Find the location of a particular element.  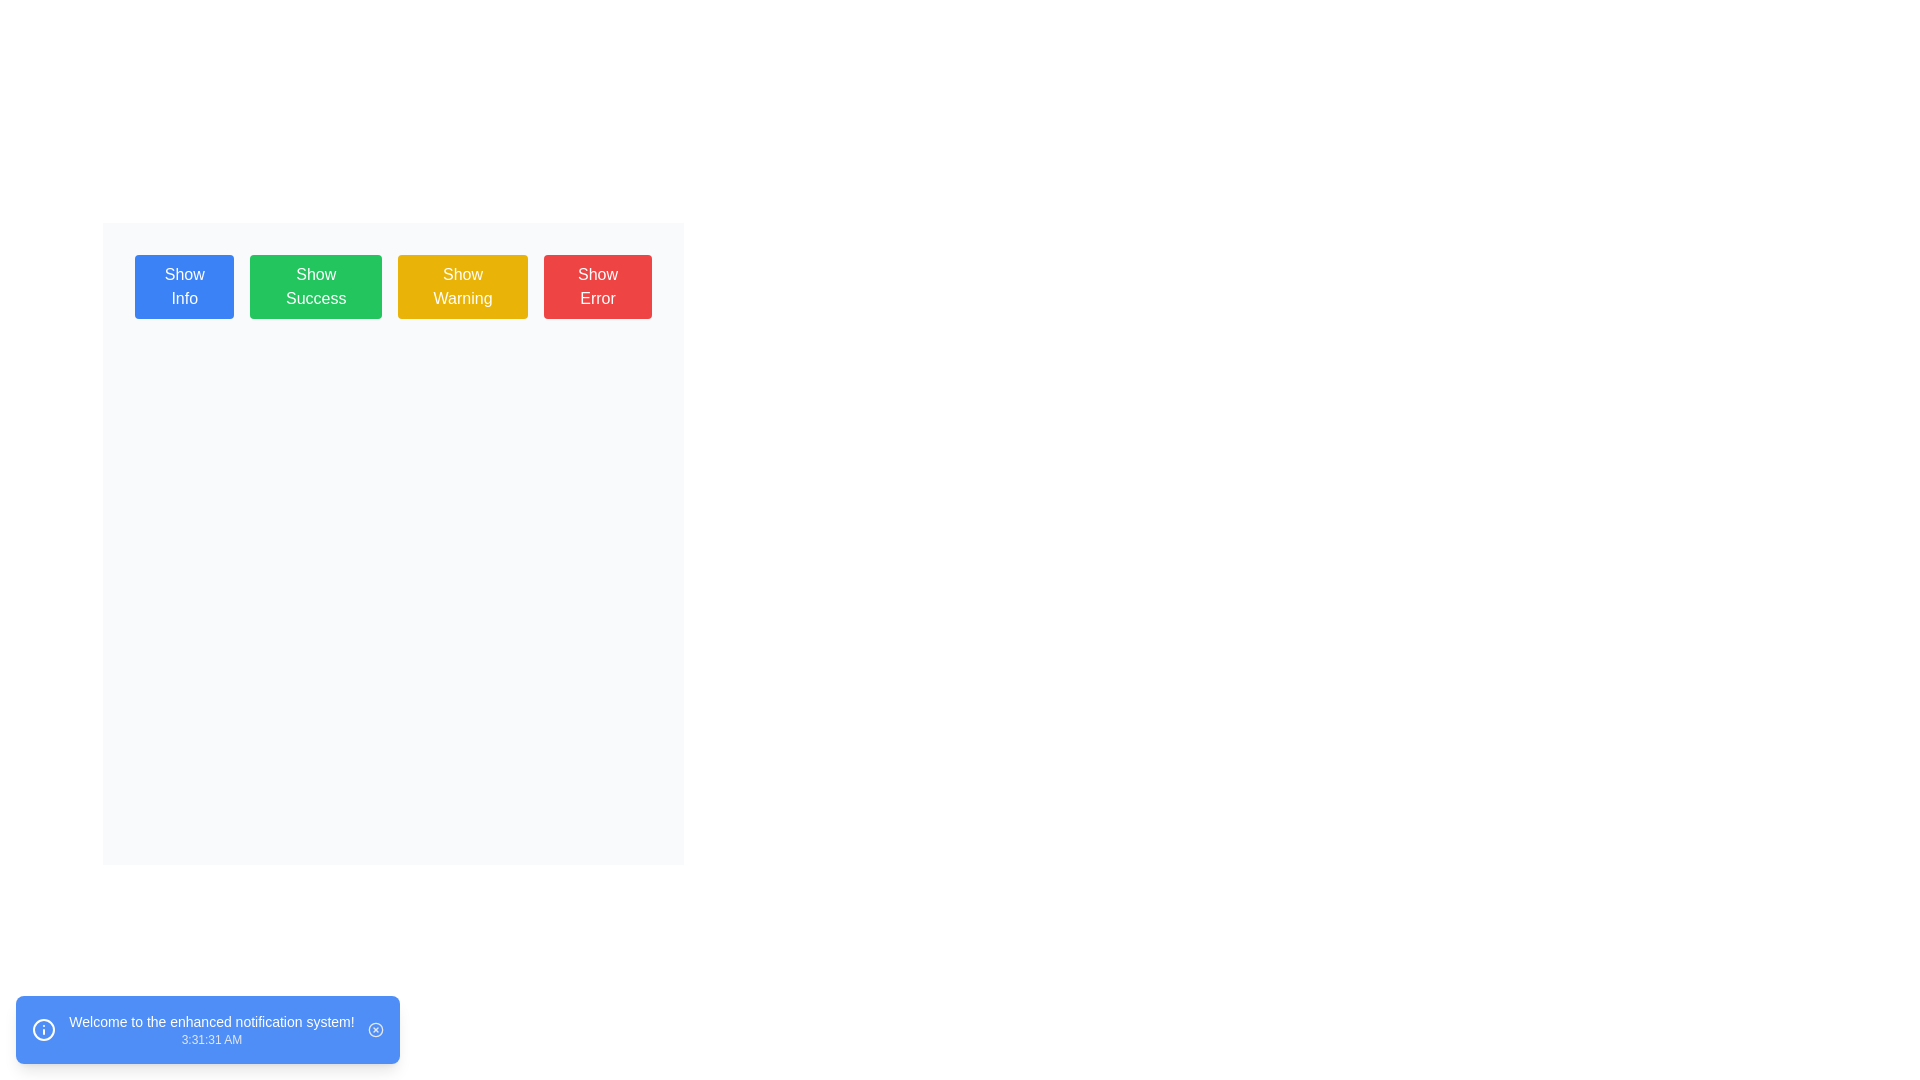

the close button, which is a small gray icon with a cross inside a circular frame, located in the far-right corner of the blue rounded rectangle notification component at the bottom of the page is located at coordinates (375, 1029).